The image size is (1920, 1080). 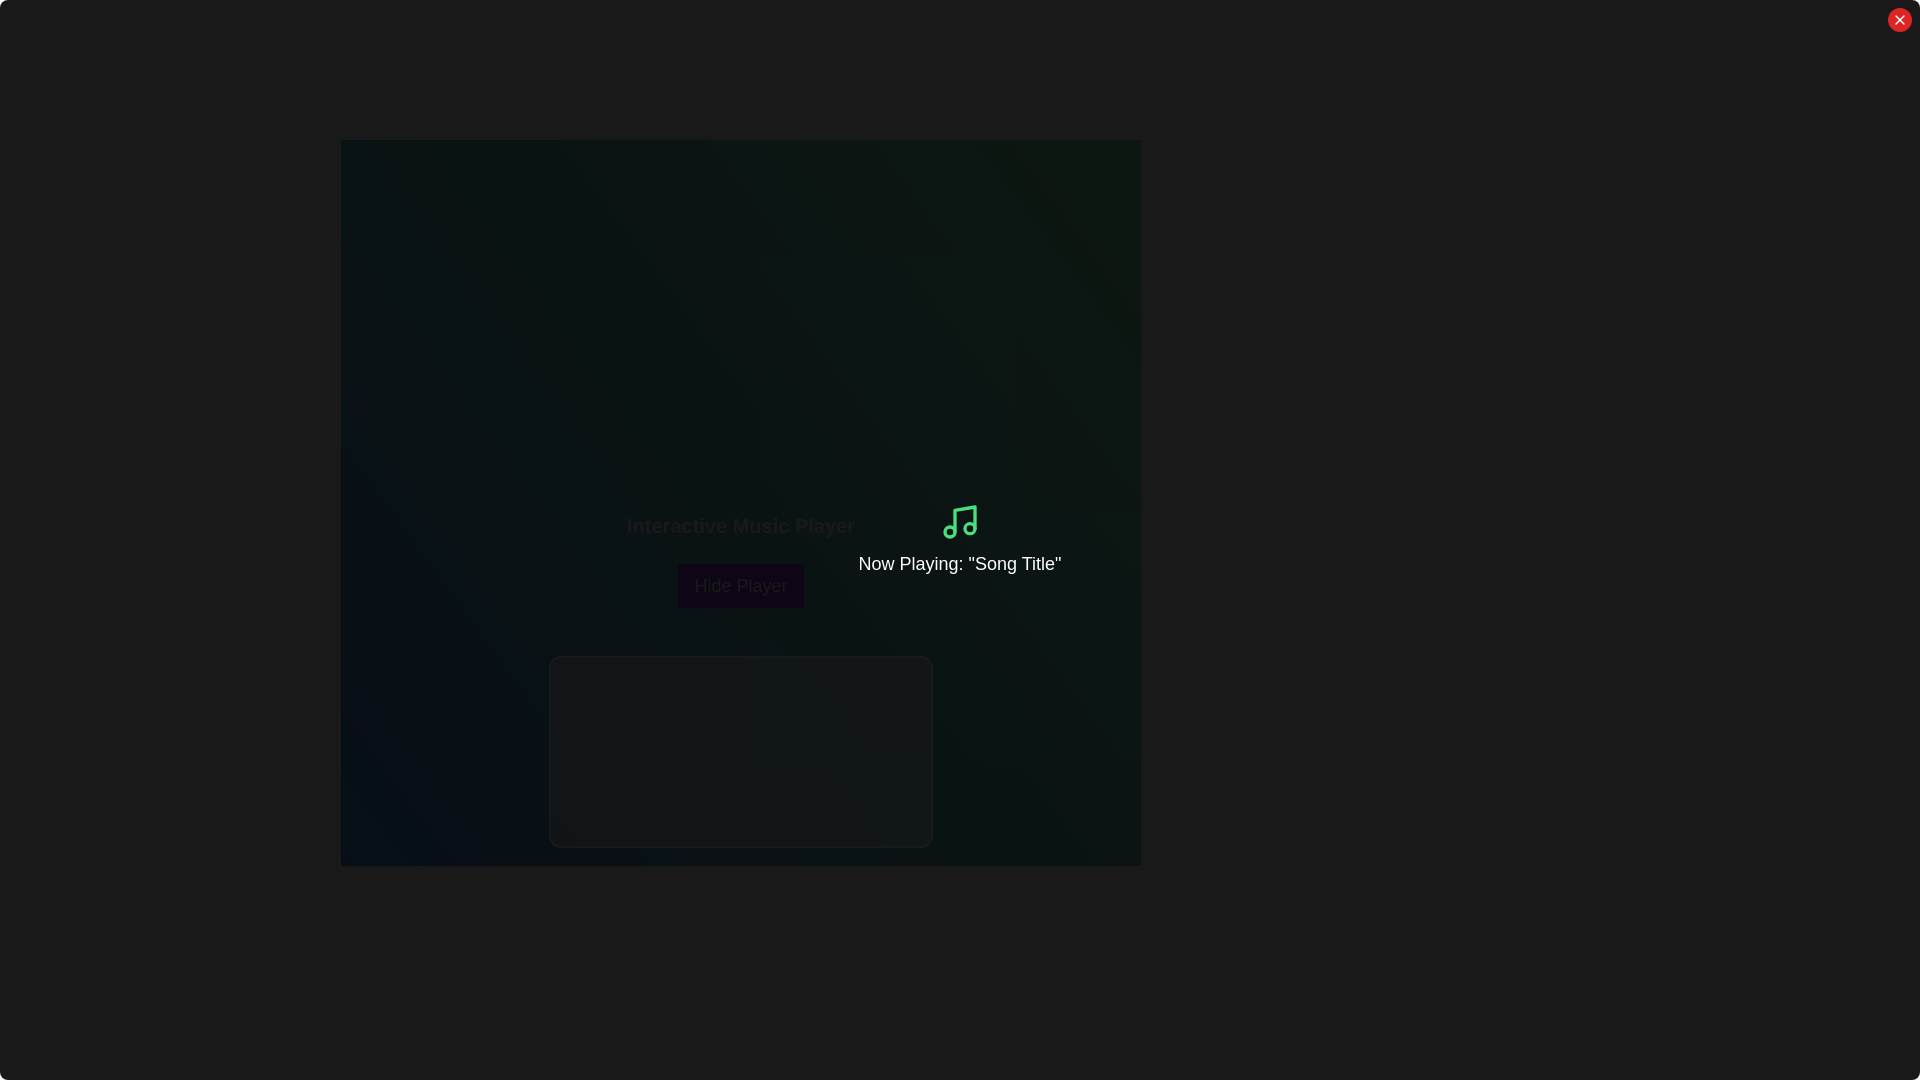 What do you see at coordinates (739, 585) in the screenshot?
I see `the button located below the title 'Interactive Music Player' to hide the player interface` at bounding box center [739, 585].